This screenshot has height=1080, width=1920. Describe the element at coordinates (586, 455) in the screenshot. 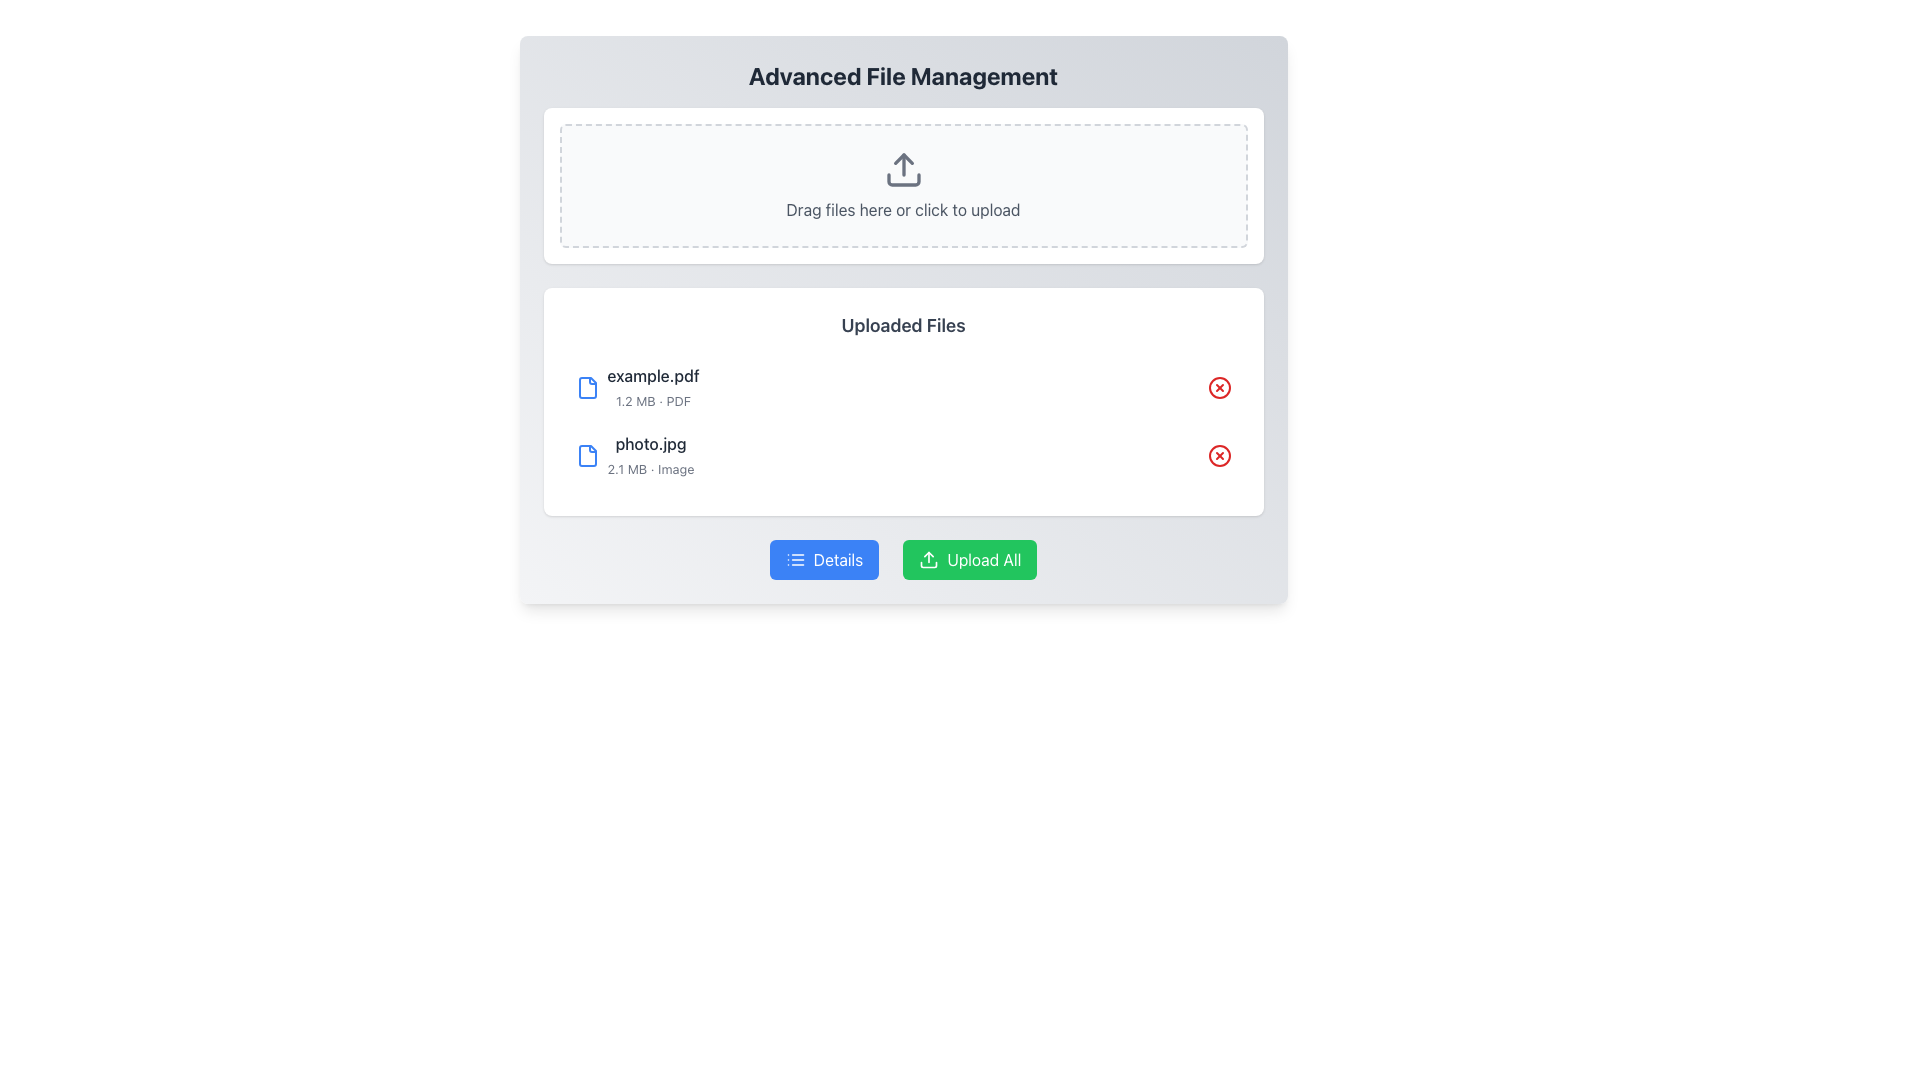

I see `the blue document icon located to the left of the text 'photo.jpg'` at that location.